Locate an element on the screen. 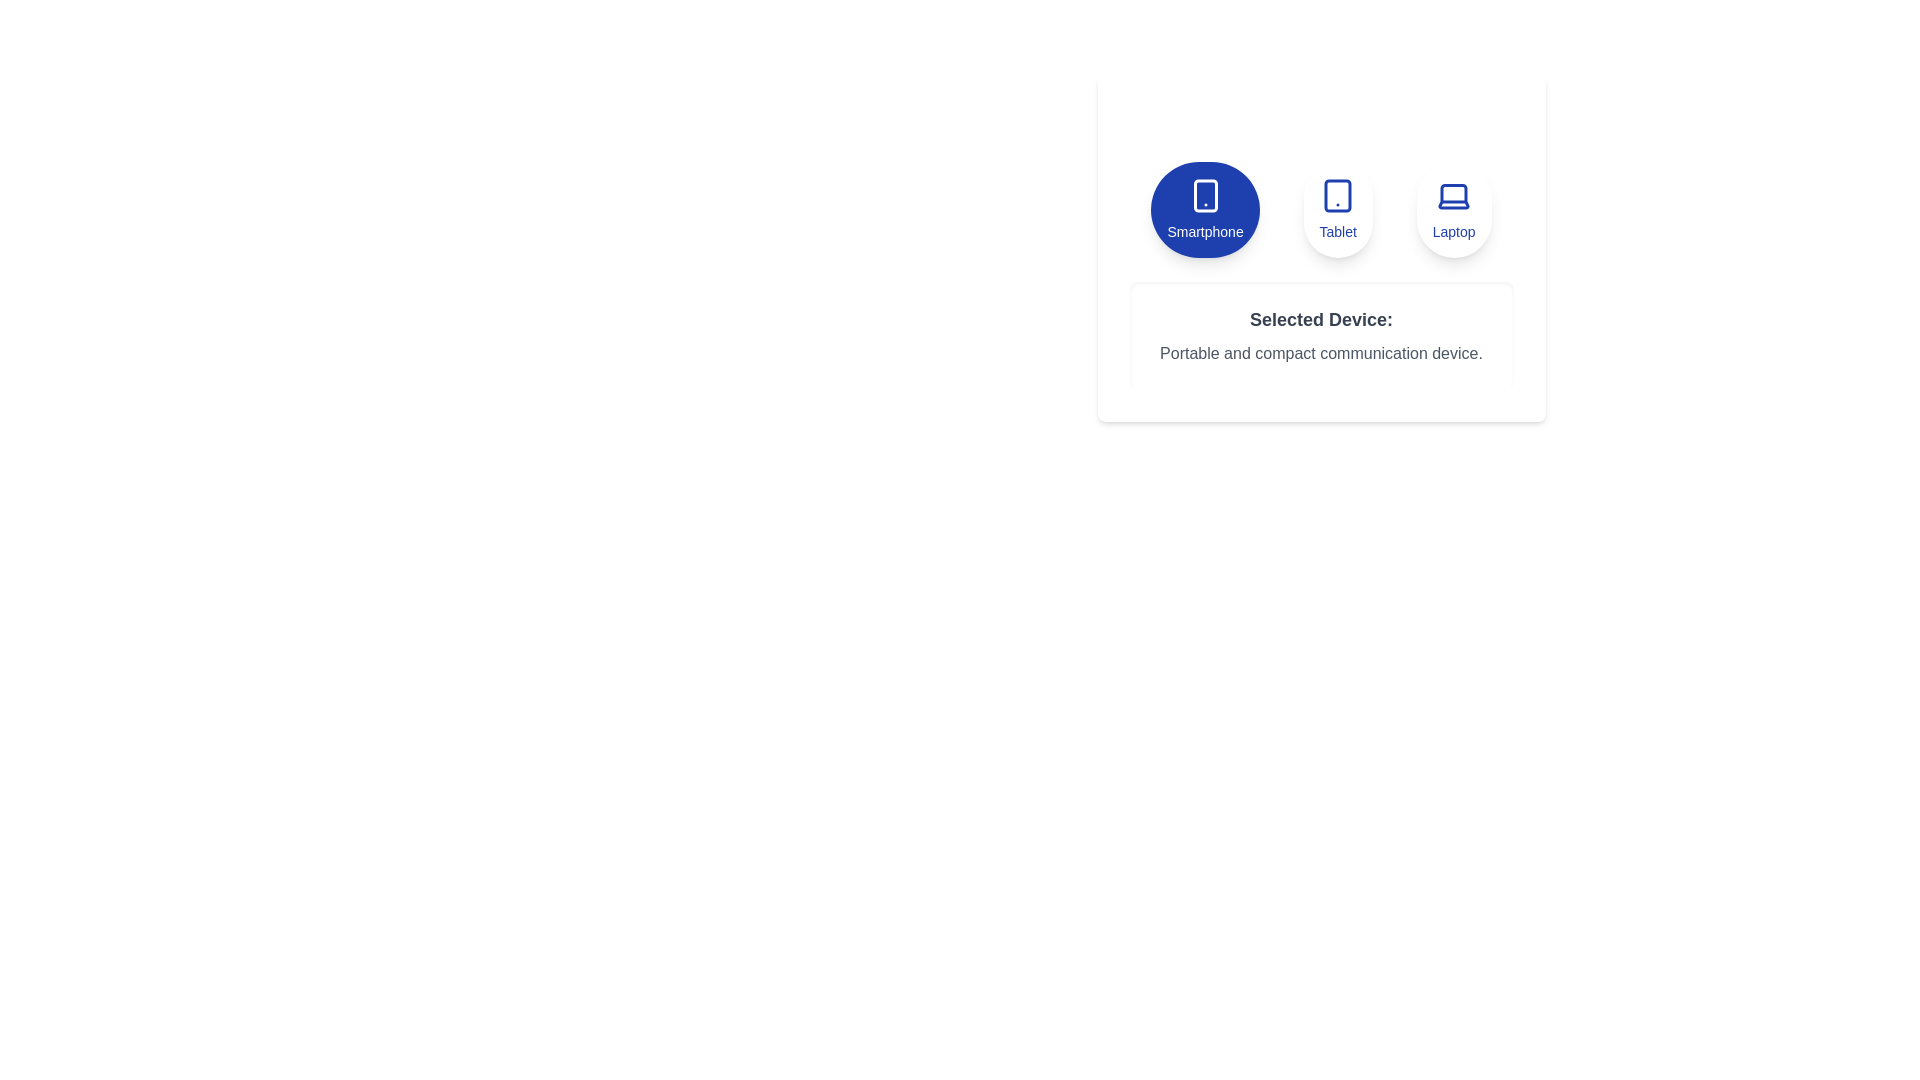 This screenshot has height=1080, width=1920. the Laptop button to observe its hover effect is located at coordinates (1454, 209).